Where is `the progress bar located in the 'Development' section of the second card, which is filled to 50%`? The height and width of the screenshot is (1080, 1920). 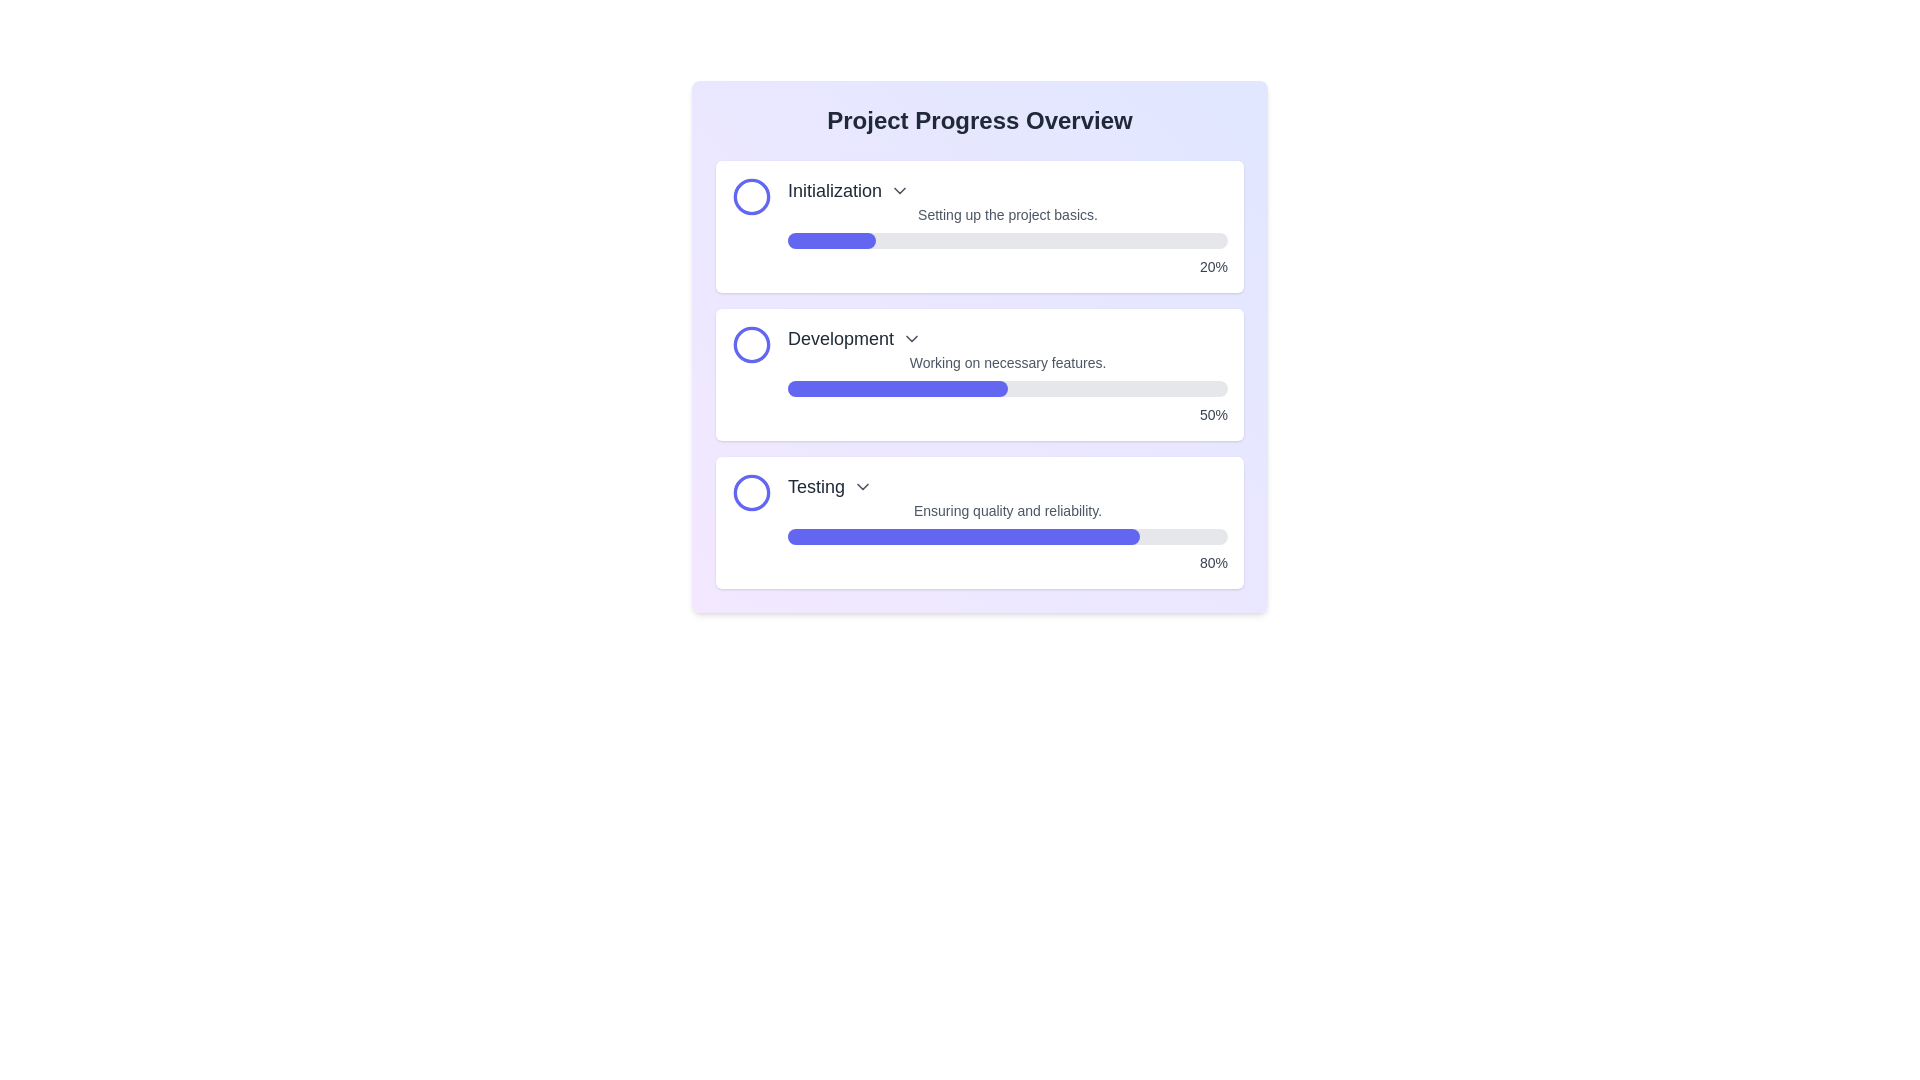
the progress bar located in the 'Development' section of the second card, which is filled to 50% is located at coordinates (1008, 389).